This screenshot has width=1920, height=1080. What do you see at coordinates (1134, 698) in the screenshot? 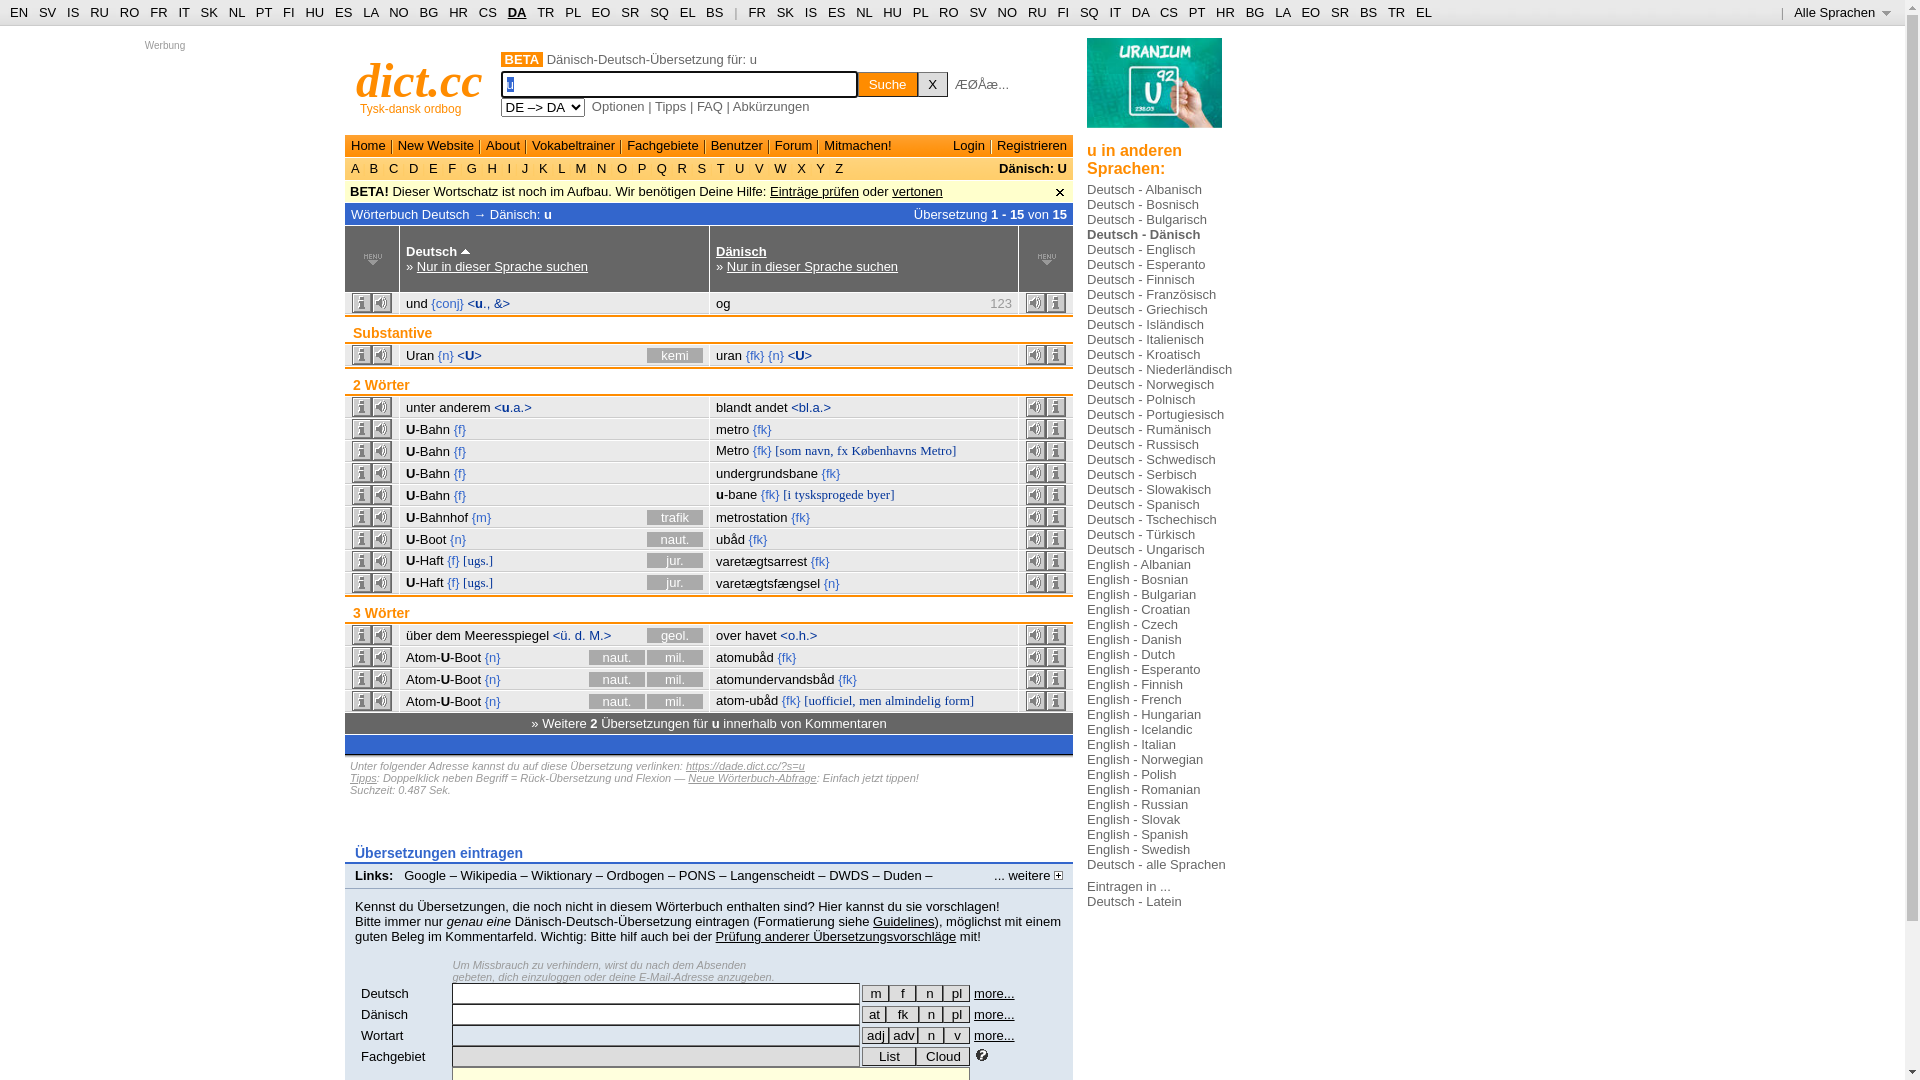
I see `'English - French'` at bounding box center [1134, 698].